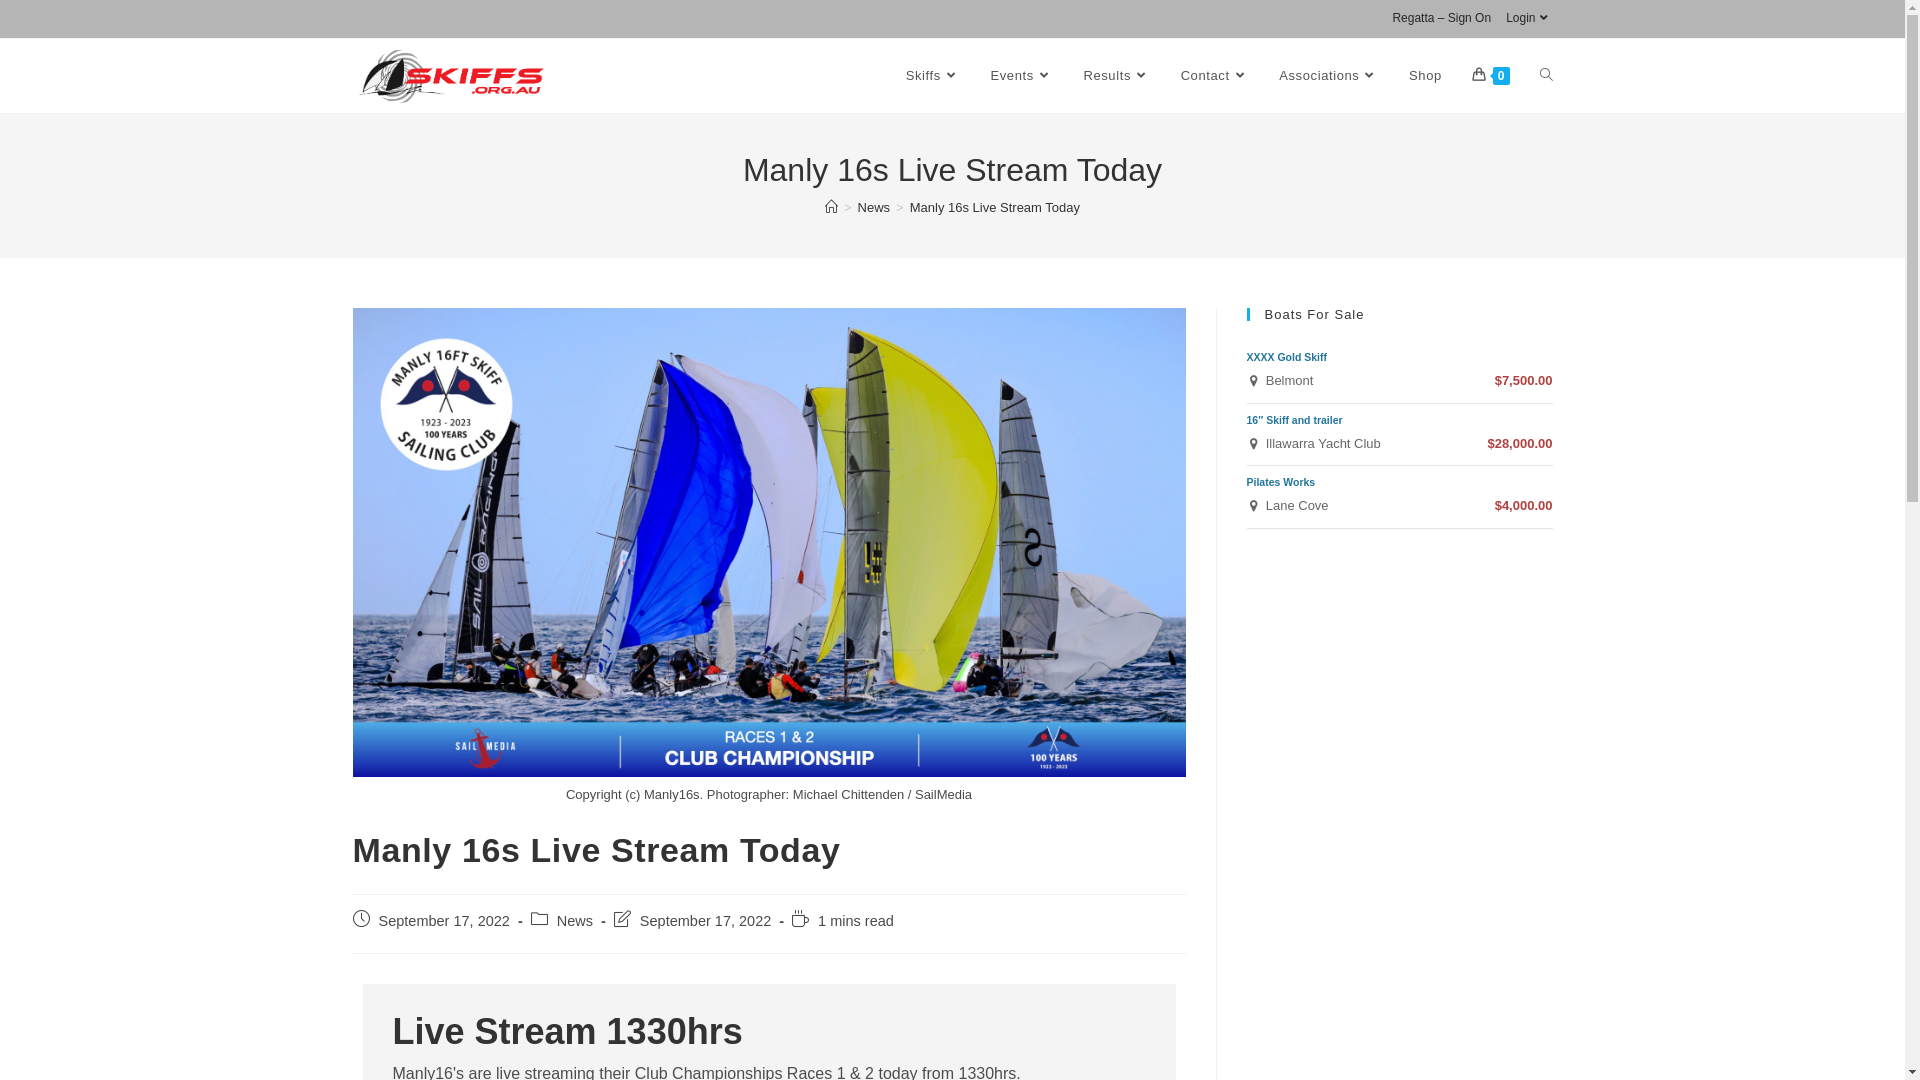 This screenshot has height=1080, width=1920. What do you see at coordinates (1424, 75) in the screenshot?
I see `'Shop'` at bounding box center [1424, 75].